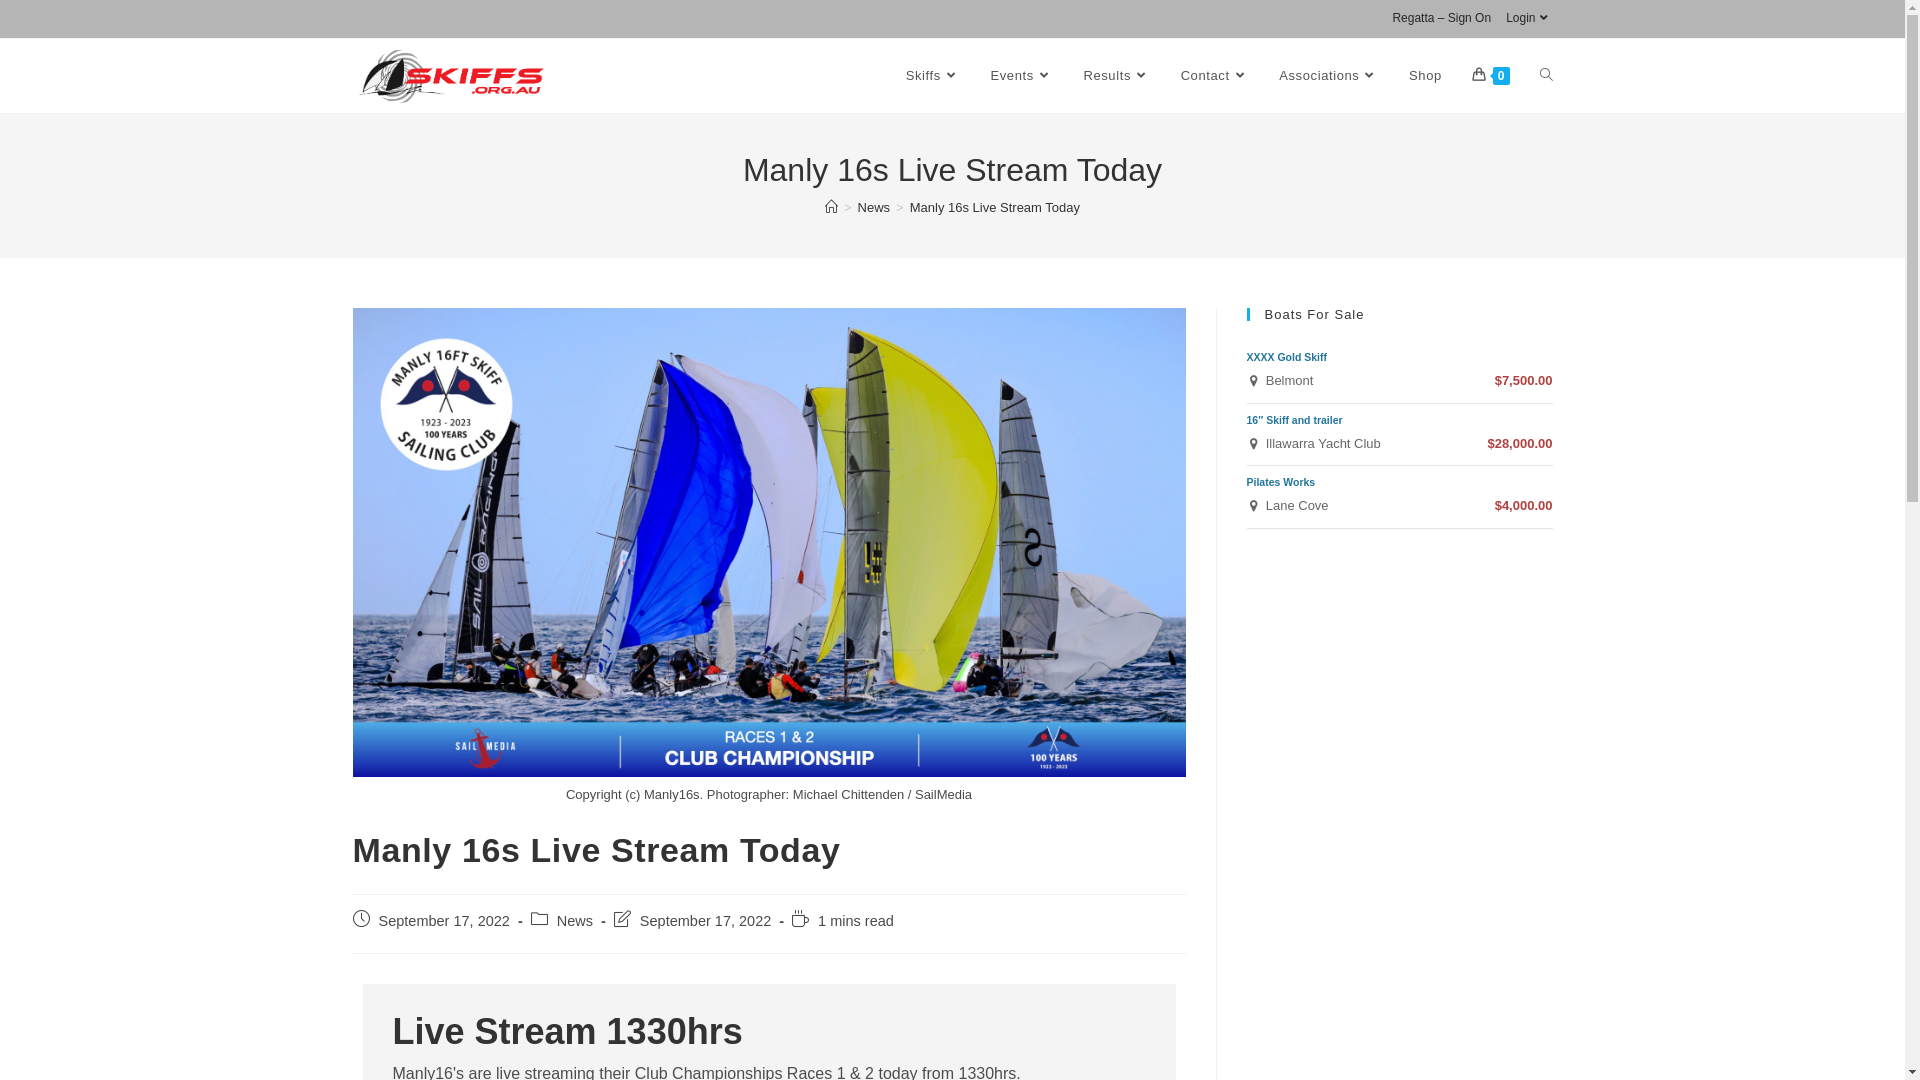 This screenshot has height=1080, width=1920. What do you see at coordinates (1424, 75) in the screenshot?
I see `'Shop'` at bounding box center [1424, 75].